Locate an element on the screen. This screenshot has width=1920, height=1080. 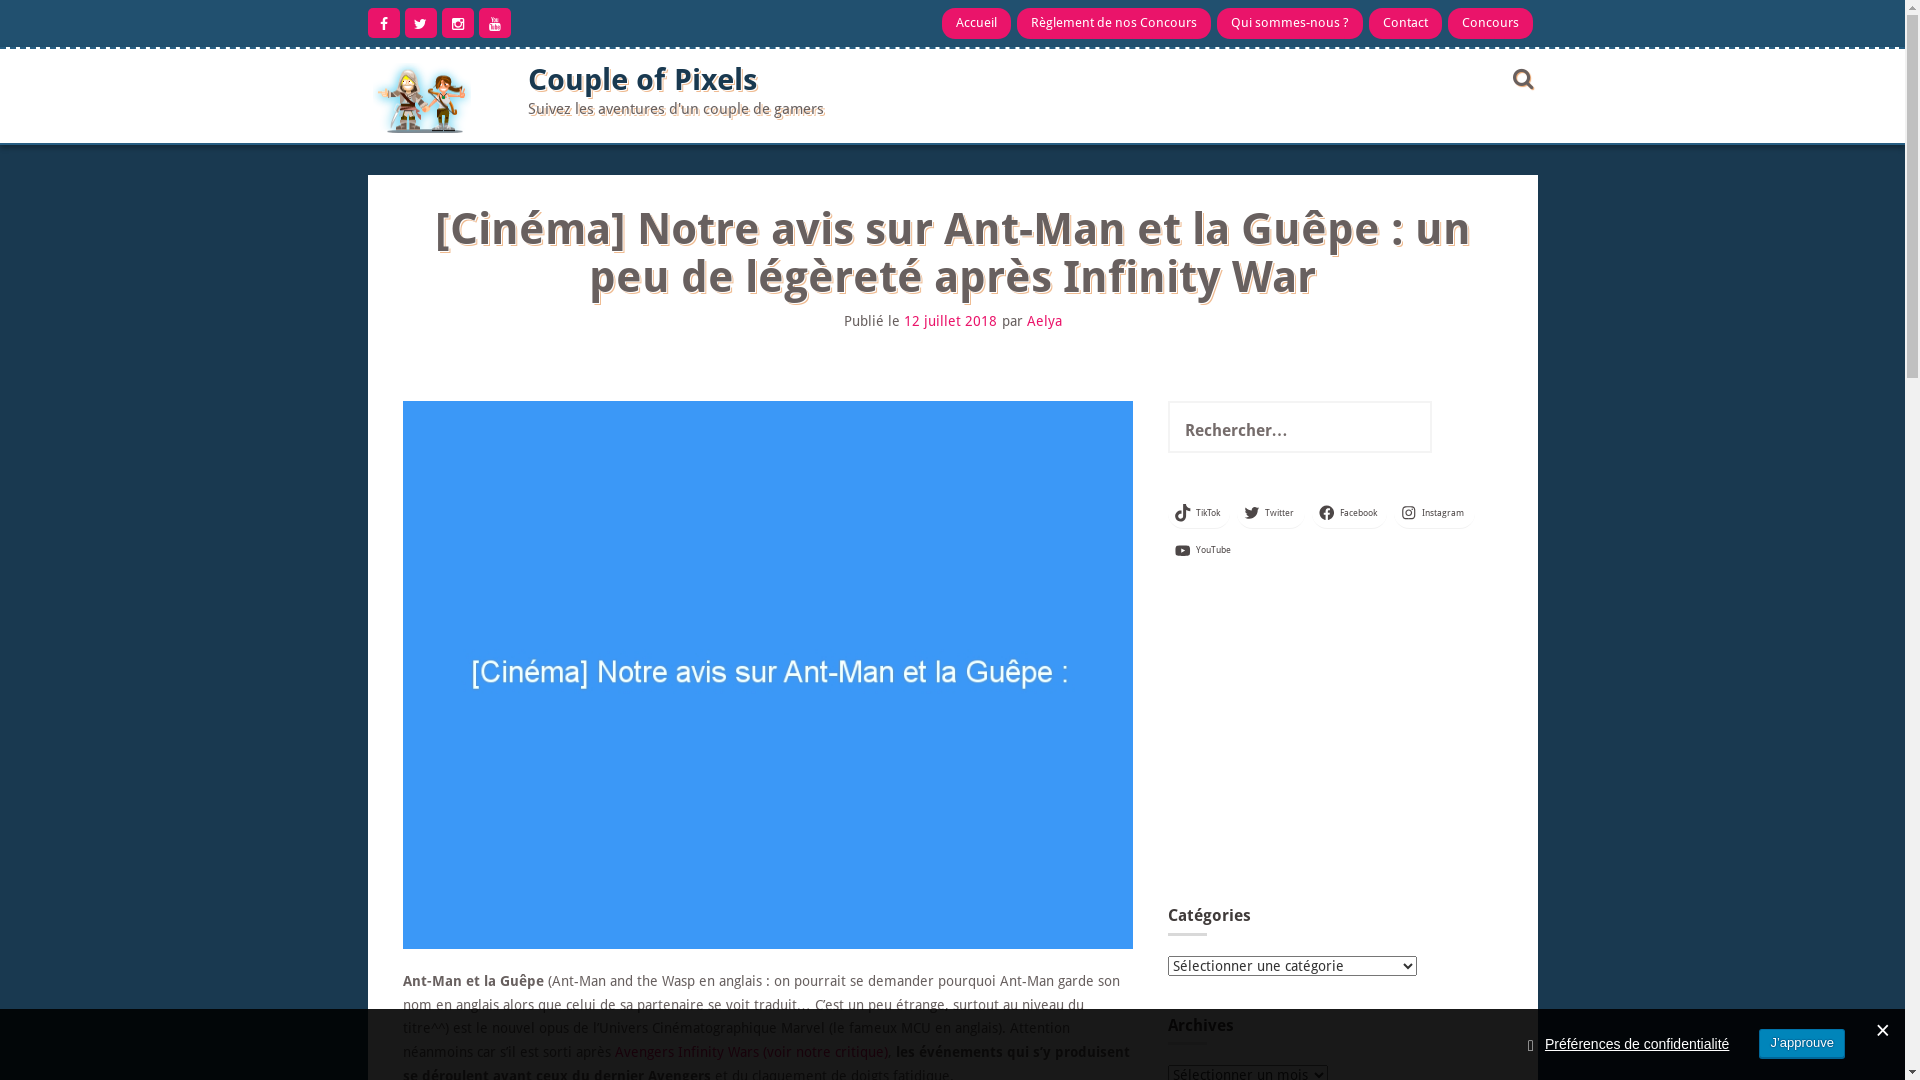
'Qui sommes-nous ?' is located at coordinates (1289, 23).